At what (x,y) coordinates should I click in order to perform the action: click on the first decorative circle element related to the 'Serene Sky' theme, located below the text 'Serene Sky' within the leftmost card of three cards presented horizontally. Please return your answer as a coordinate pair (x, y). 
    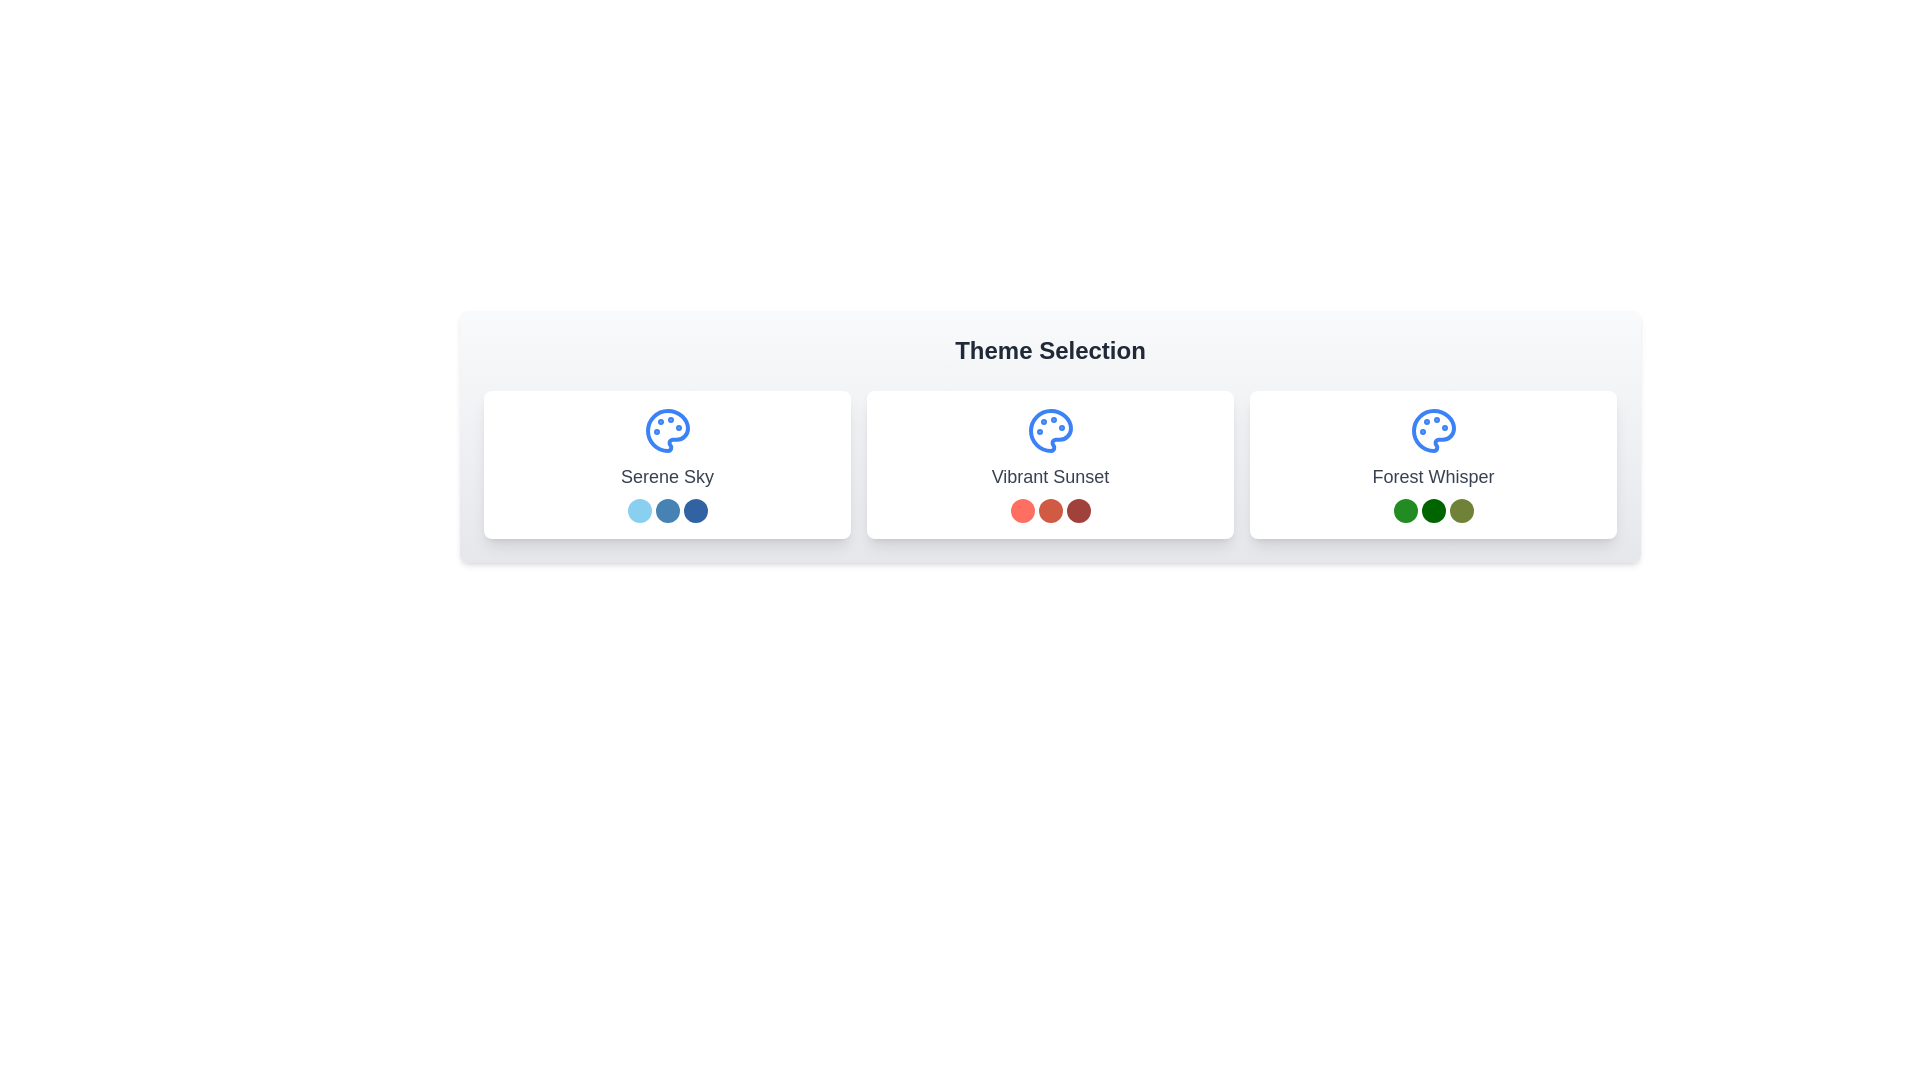
    Looking at the image, I should click on (638, 509).